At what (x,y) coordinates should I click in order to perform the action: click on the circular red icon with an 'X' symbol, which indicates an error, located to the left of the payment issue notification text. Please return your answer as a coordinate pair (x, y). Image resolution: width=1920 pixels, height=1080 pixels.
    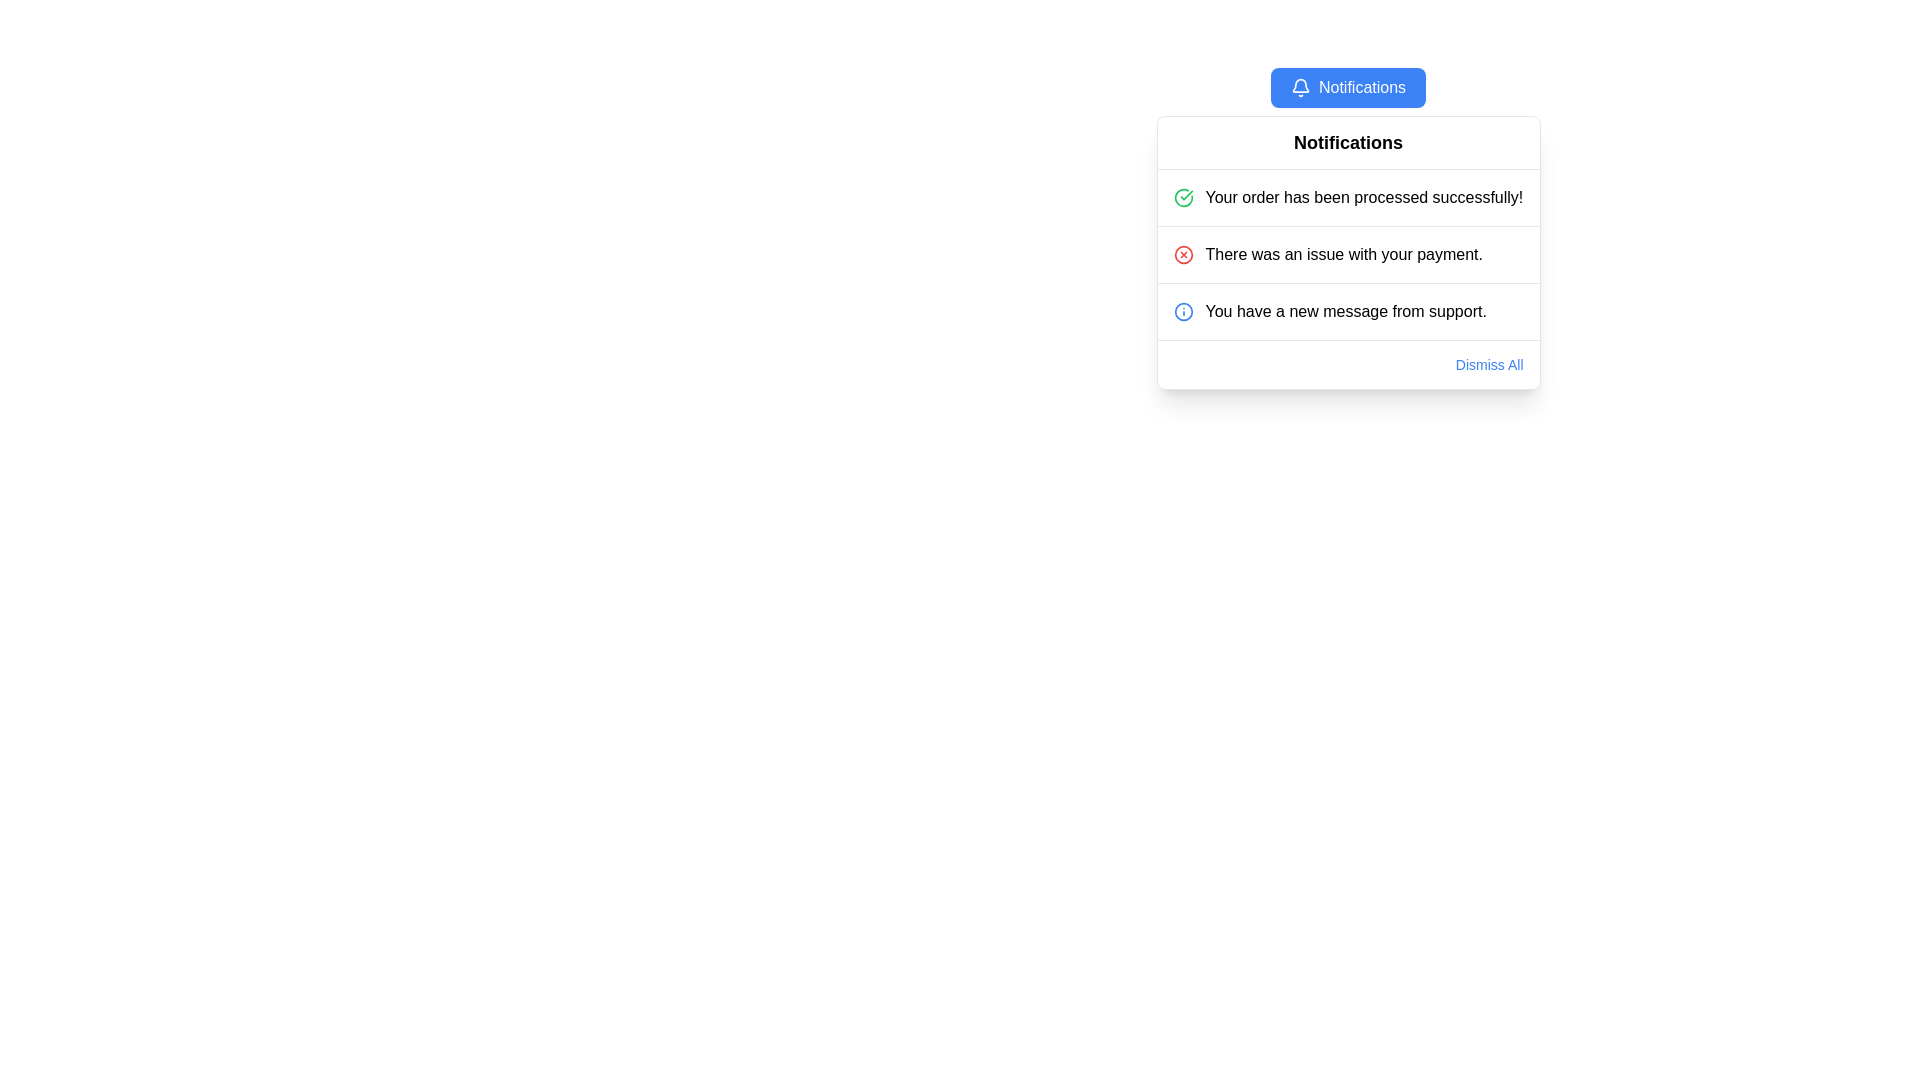
    Looking at the image, I should click on (1183, 253).